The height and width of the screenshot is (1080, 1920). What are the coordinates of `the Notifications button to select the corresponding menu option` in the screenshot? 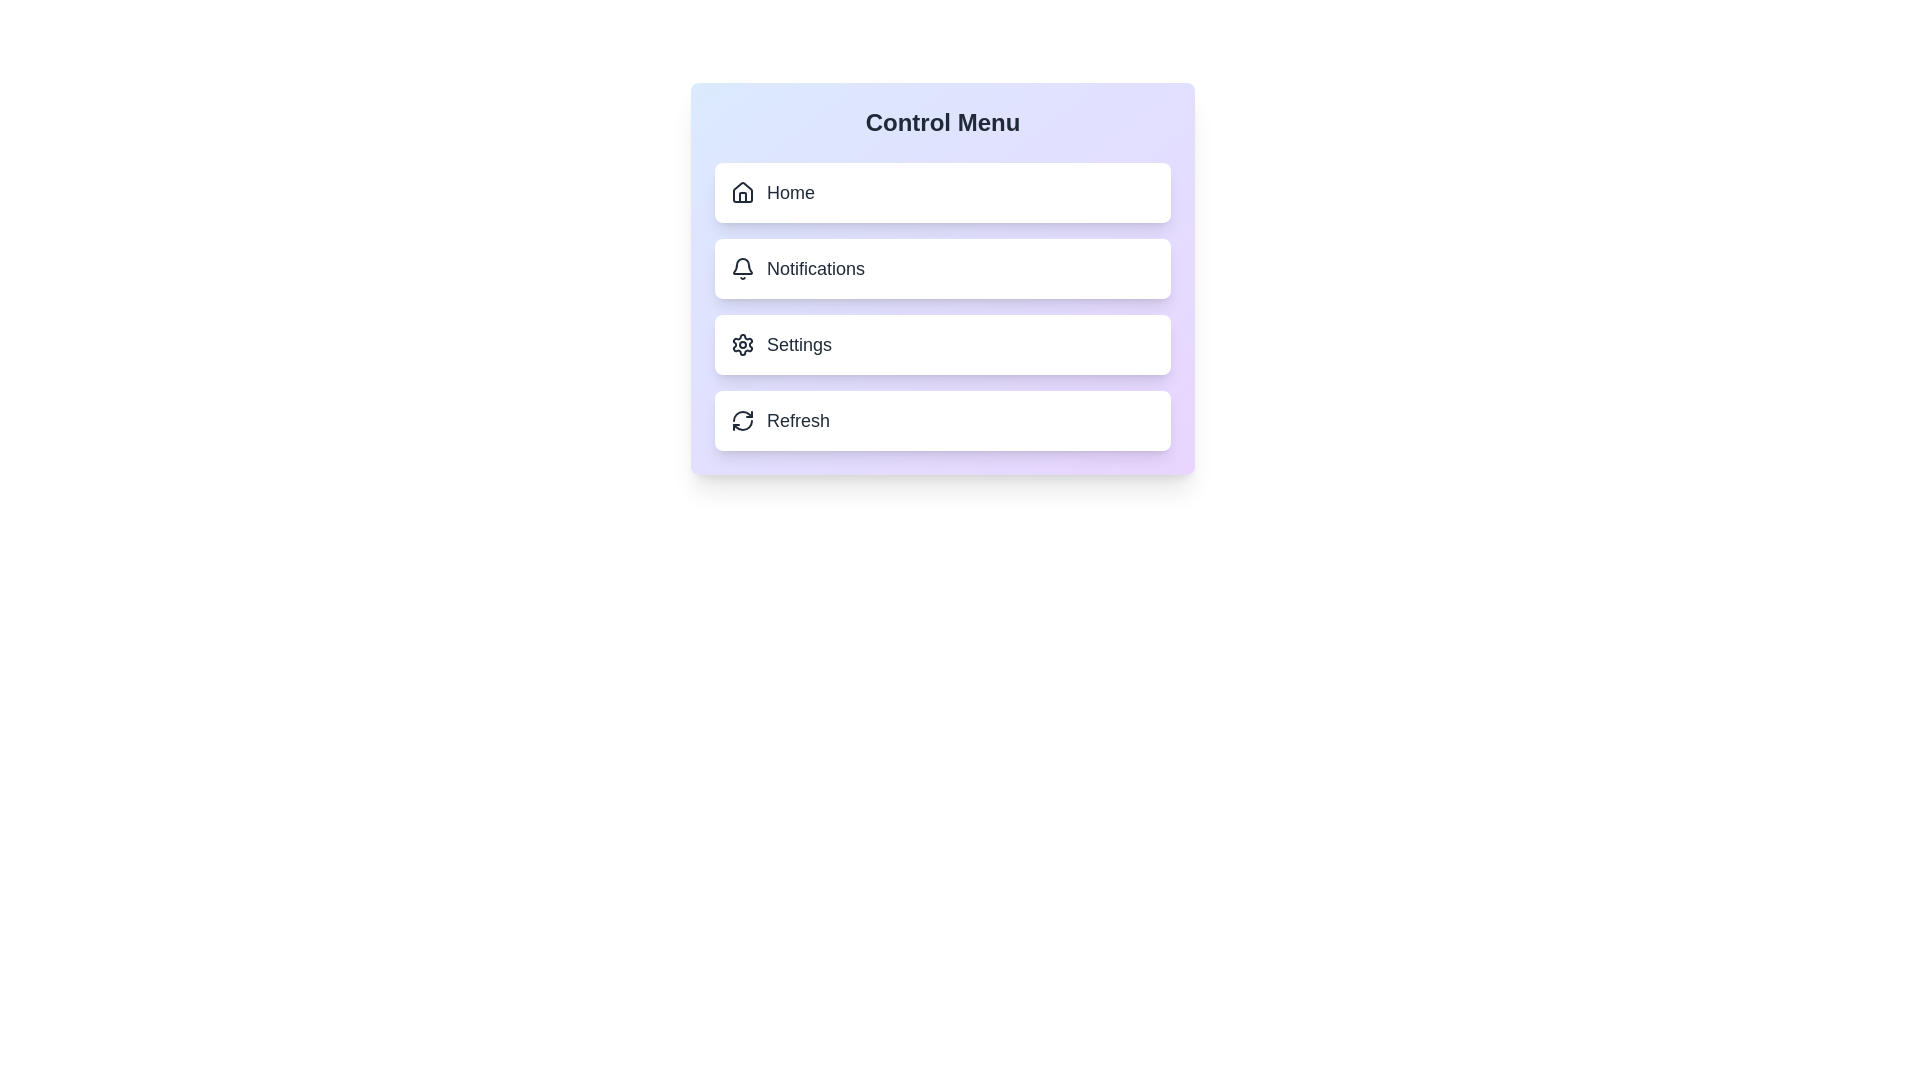 It's located at (941, 268).